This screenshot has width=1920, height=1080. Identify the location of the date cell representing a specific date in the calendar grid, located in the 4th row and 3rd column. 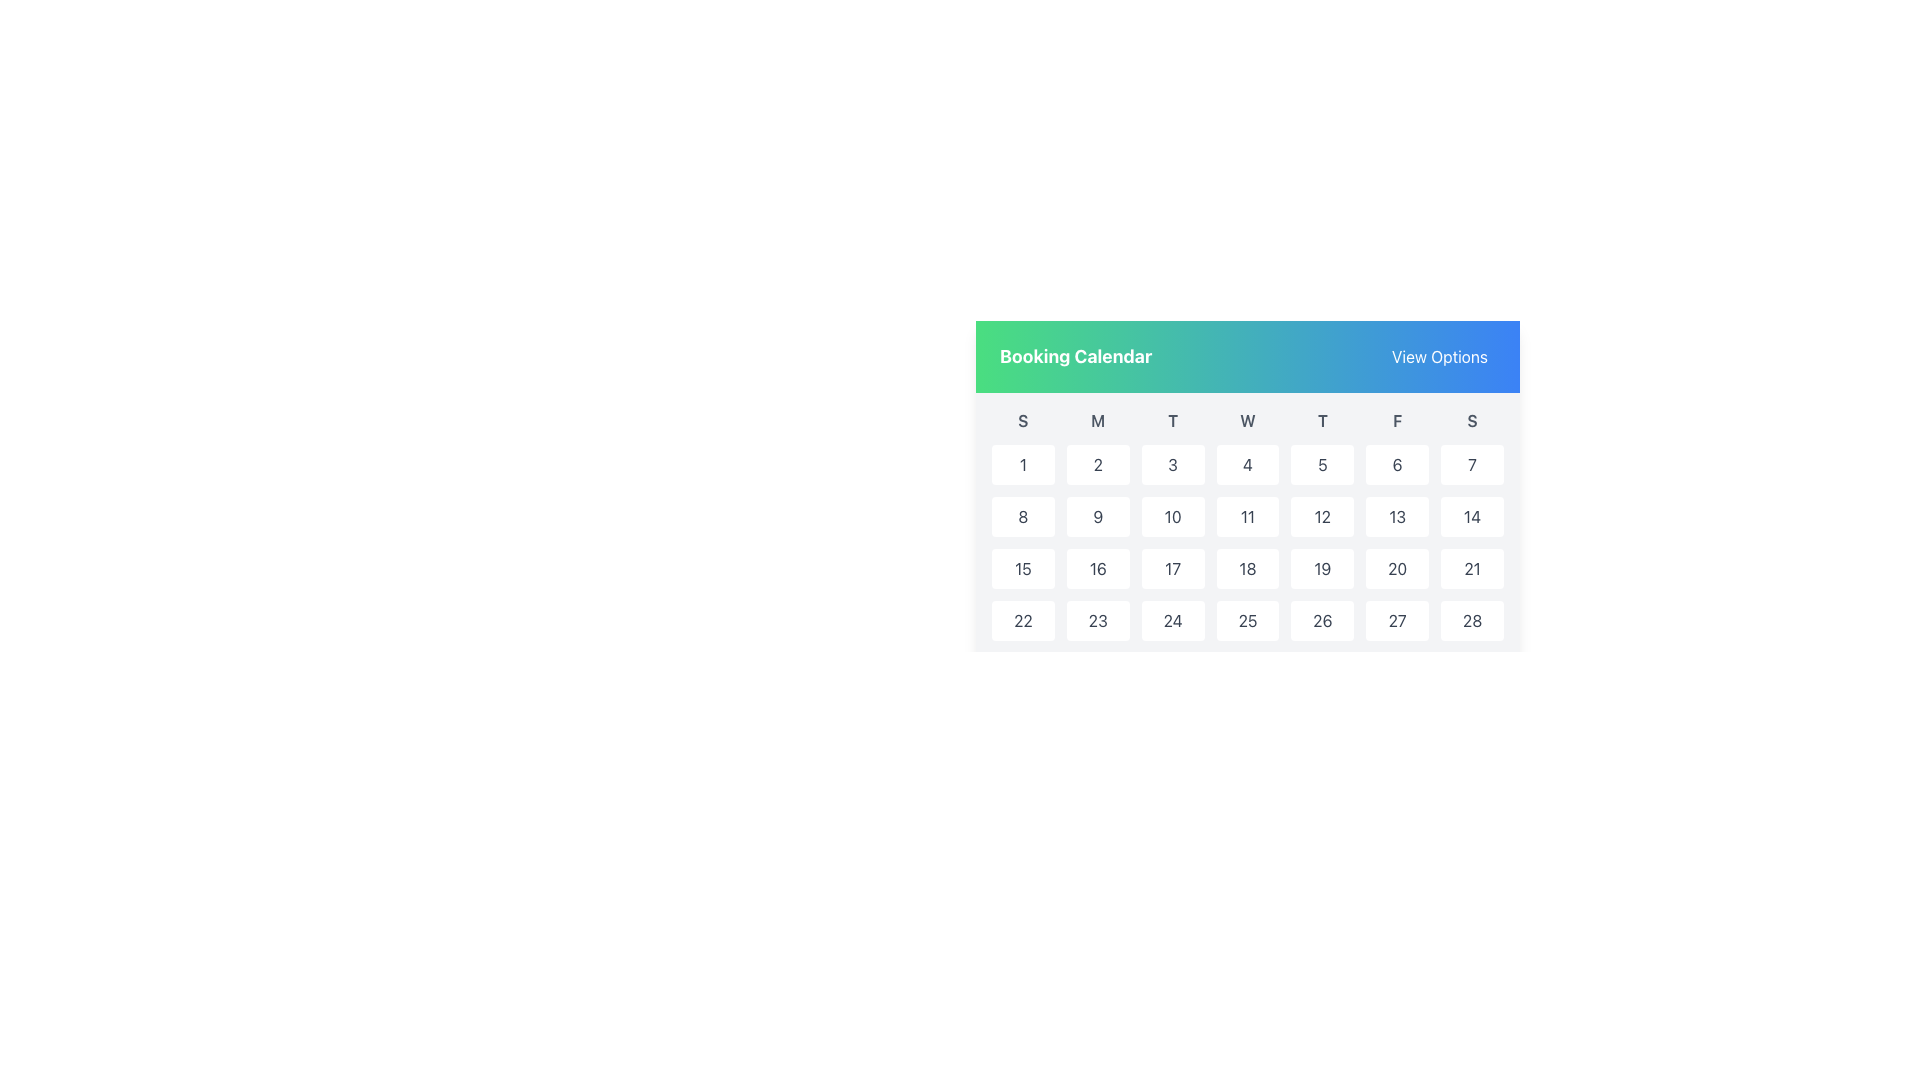
(1173, 569).